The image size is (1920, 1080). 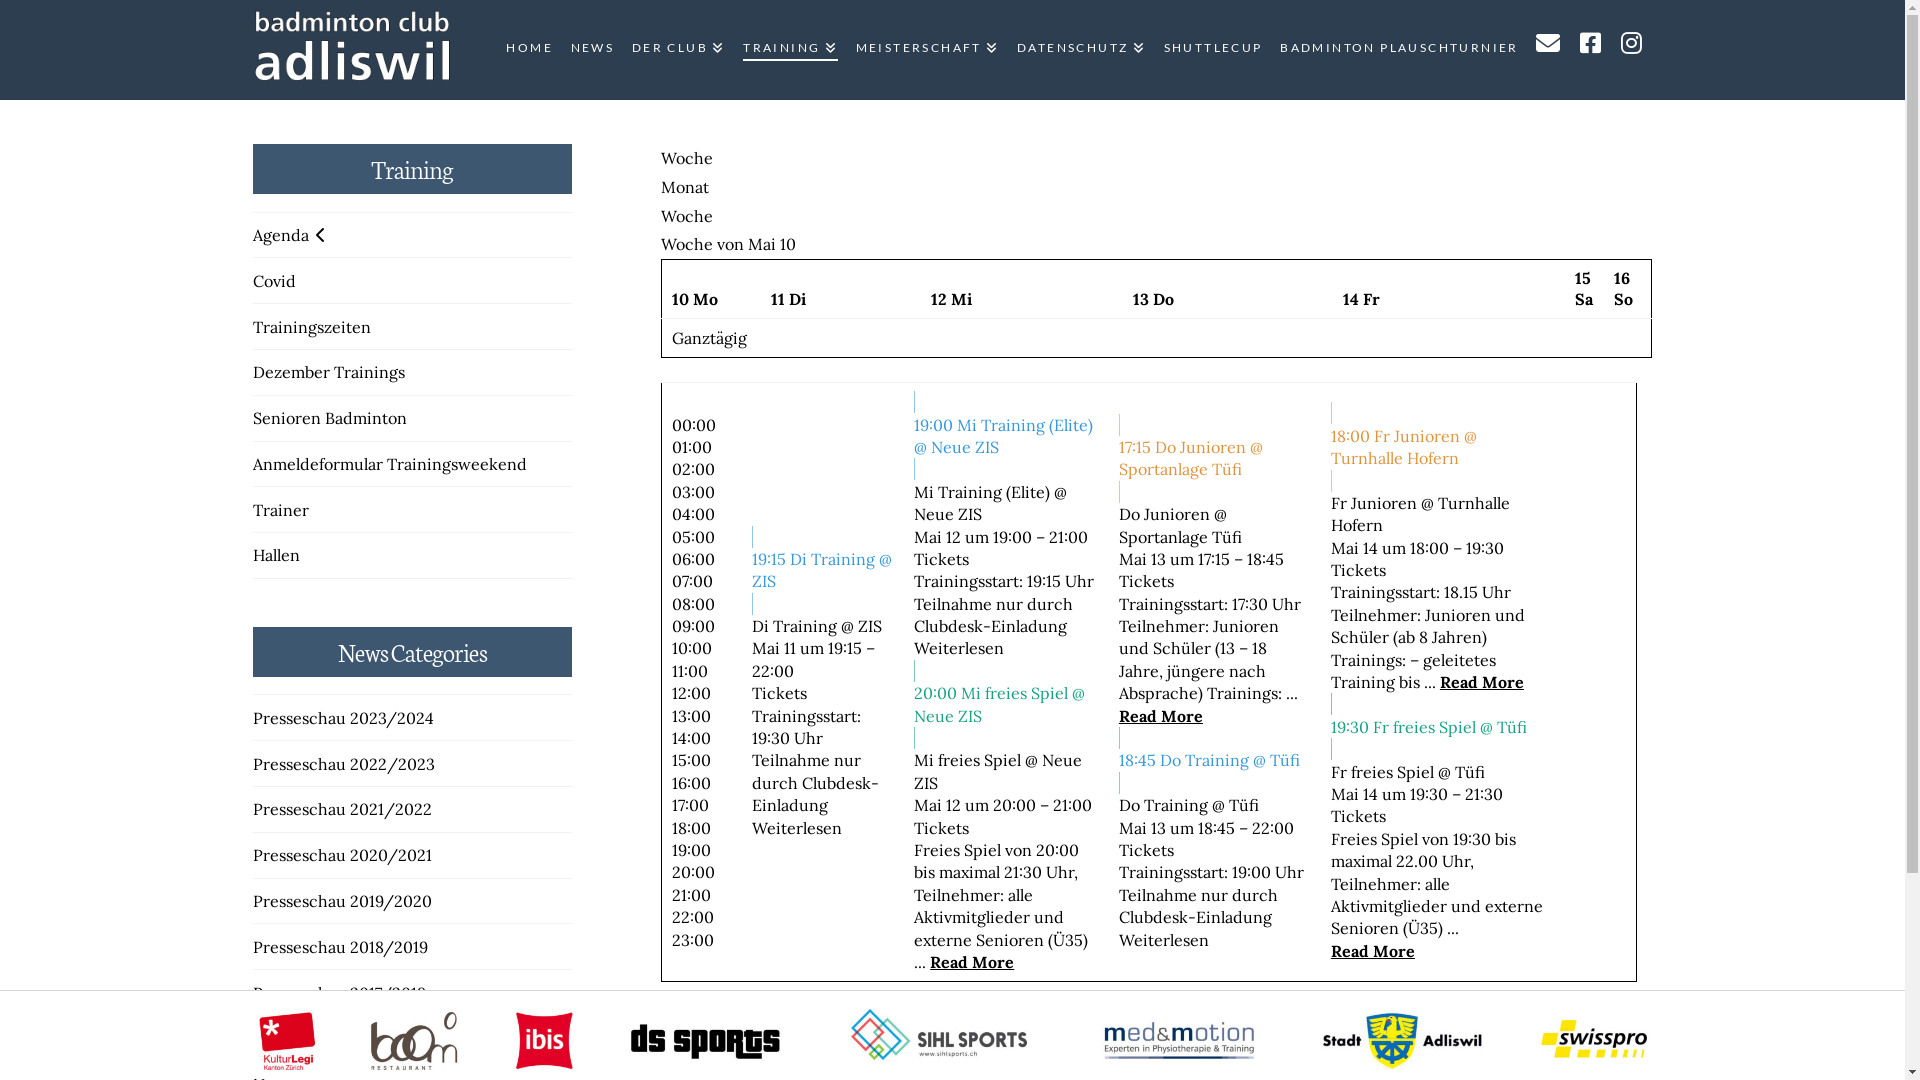 What do you see at coordinates (310, 326) in the screenshot?
I see `'Trainingszeiten'` at bounding box center [310, 326].